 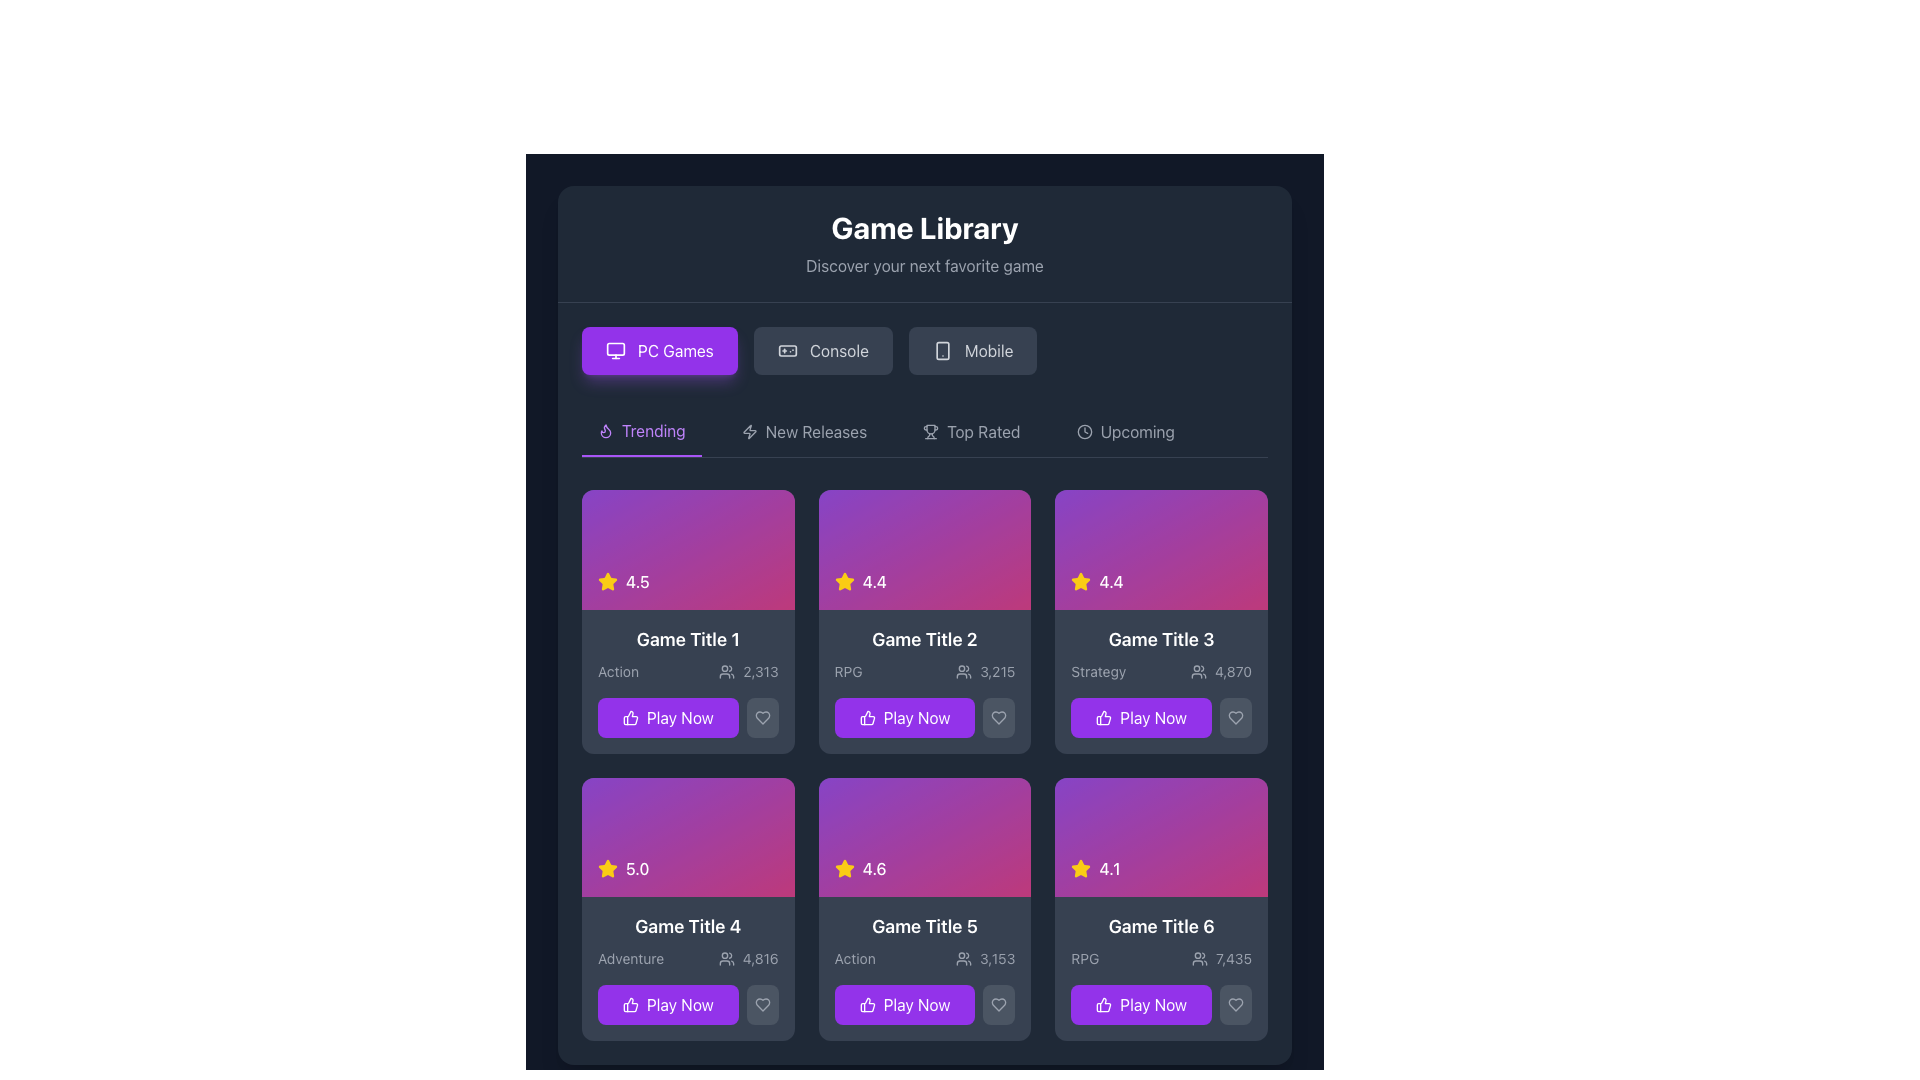 What do you see at coordinates (653, 430) in the screenshot?
I see `the 'Trending' label, which is a purple text label in the category menu, positioned to the right of a flame-shaped icon` at bounding box center [653, 430].